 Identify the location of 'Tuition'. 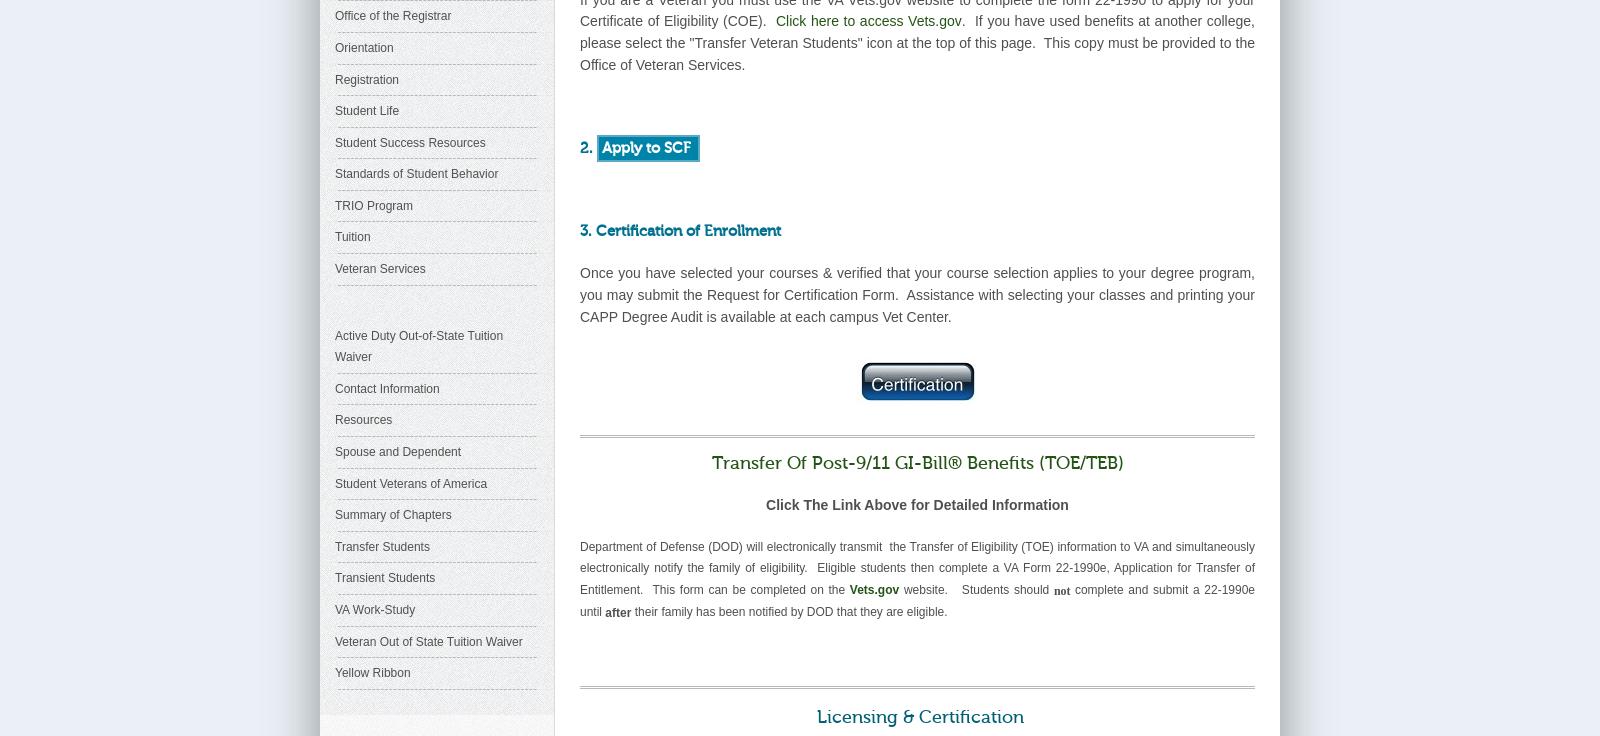
(335, 236).